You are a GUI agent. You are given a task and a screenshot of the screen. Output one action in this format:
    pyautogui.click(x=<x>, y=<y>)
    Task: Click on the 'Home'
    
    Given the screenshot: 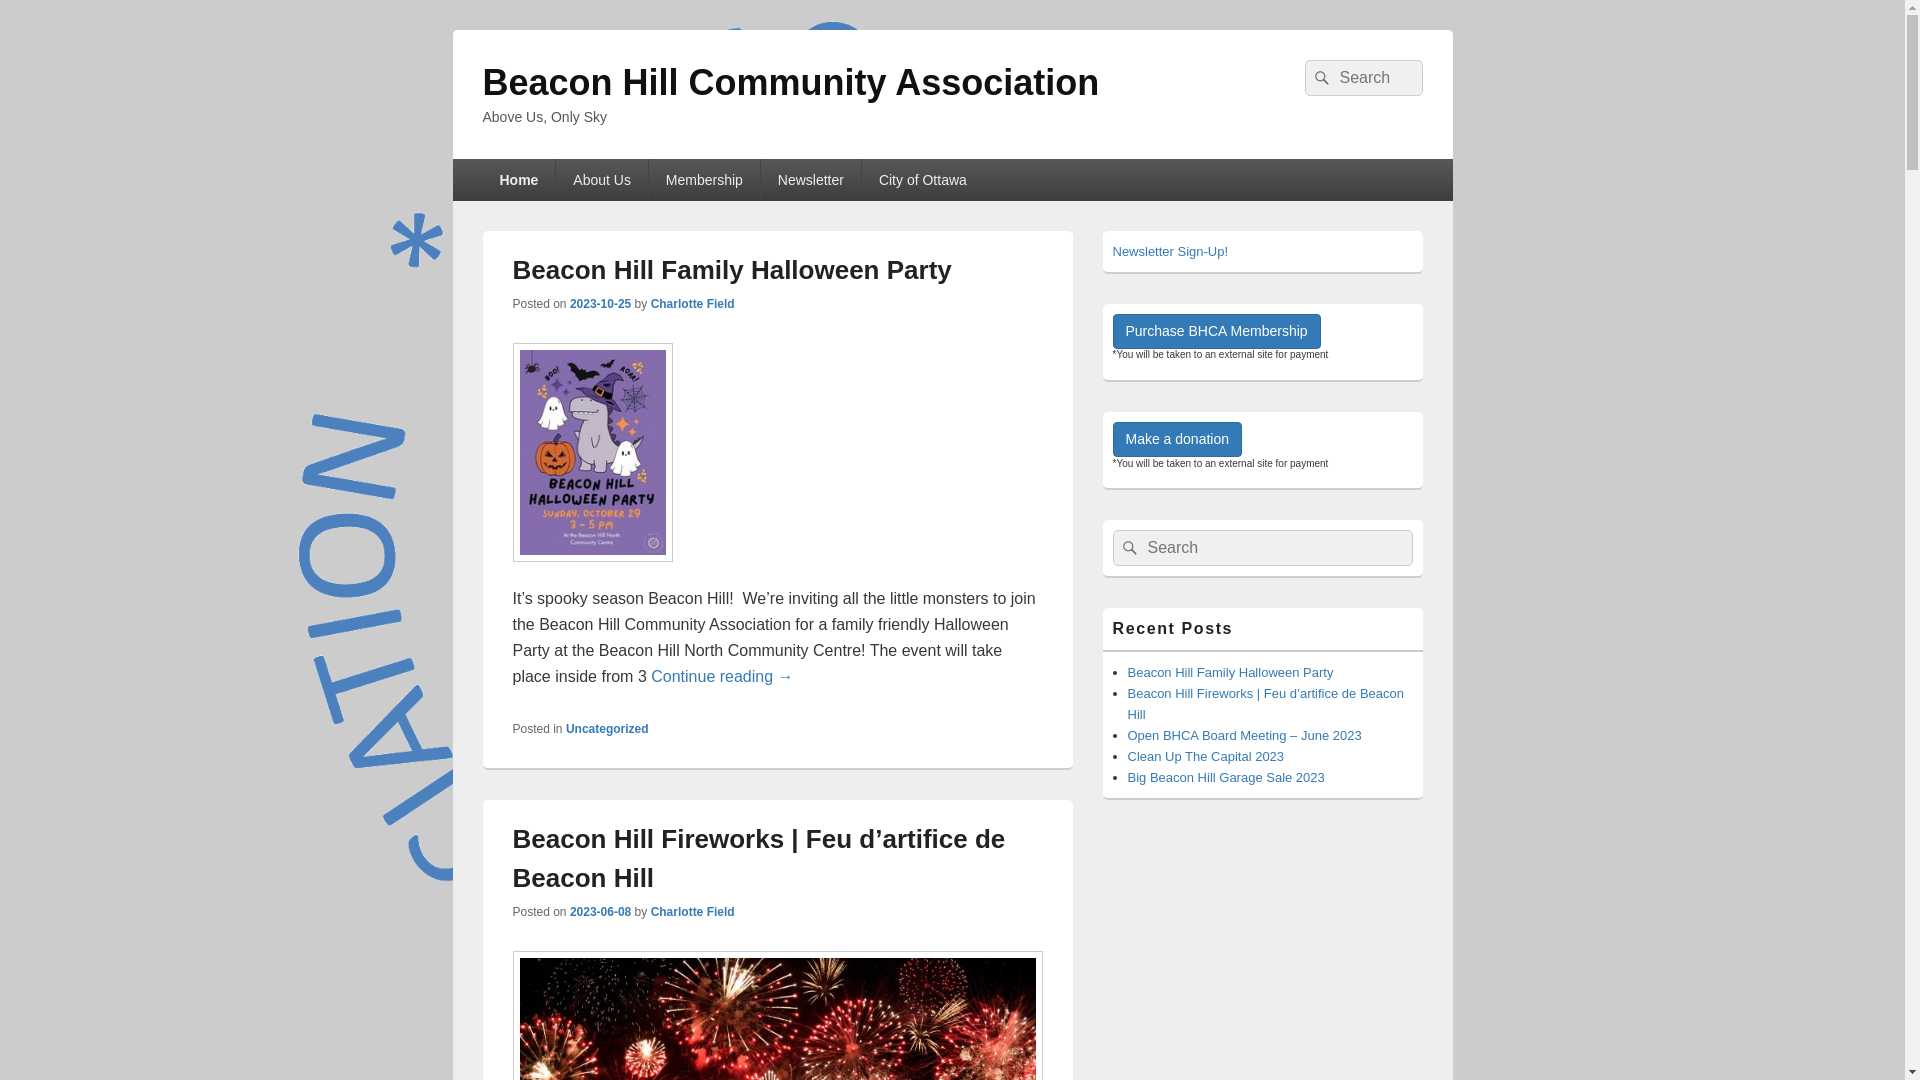 What is the action you would take?
    pyautogui.click(x=518, y=180)
    